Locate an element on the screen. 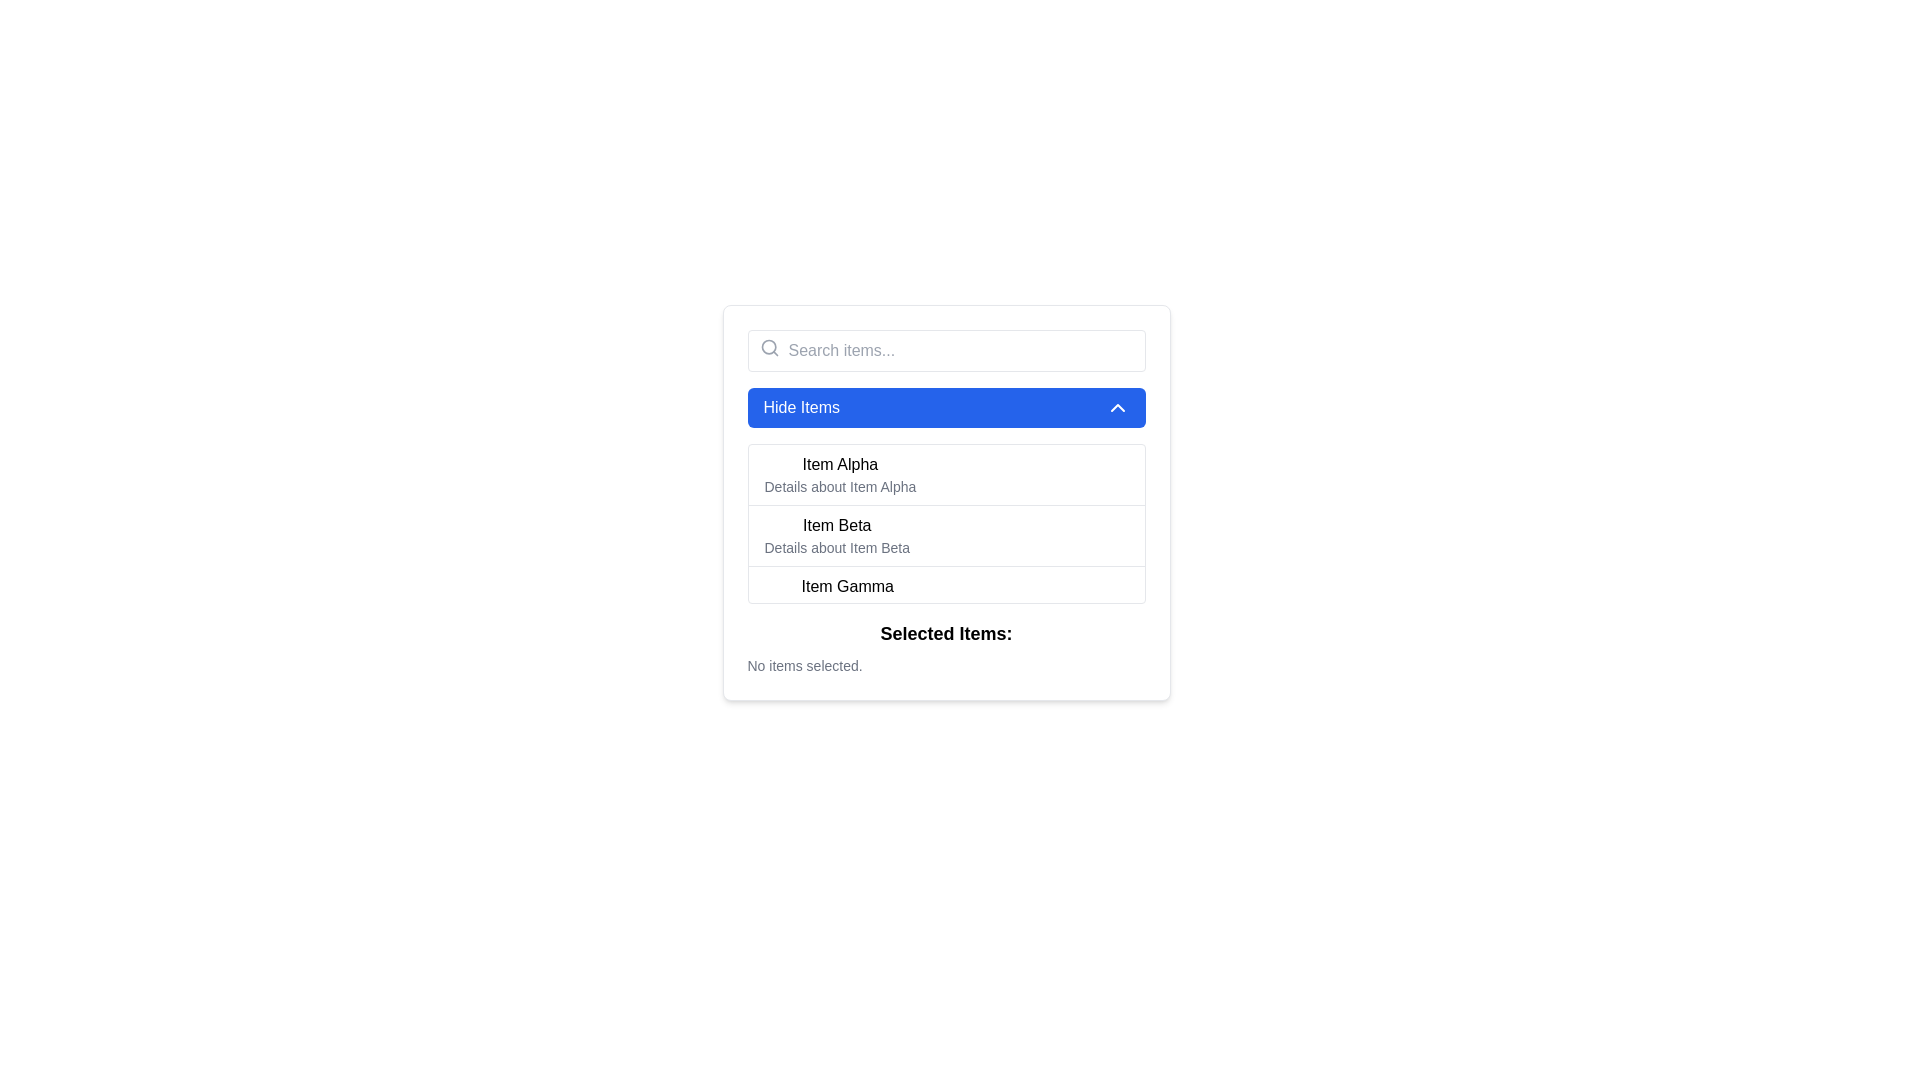 The image size is (1920, 1080). the up-pointing chevron icon located at the far right of the blue button labeled 'Hide Items' is located at coordinates (1116, 407).